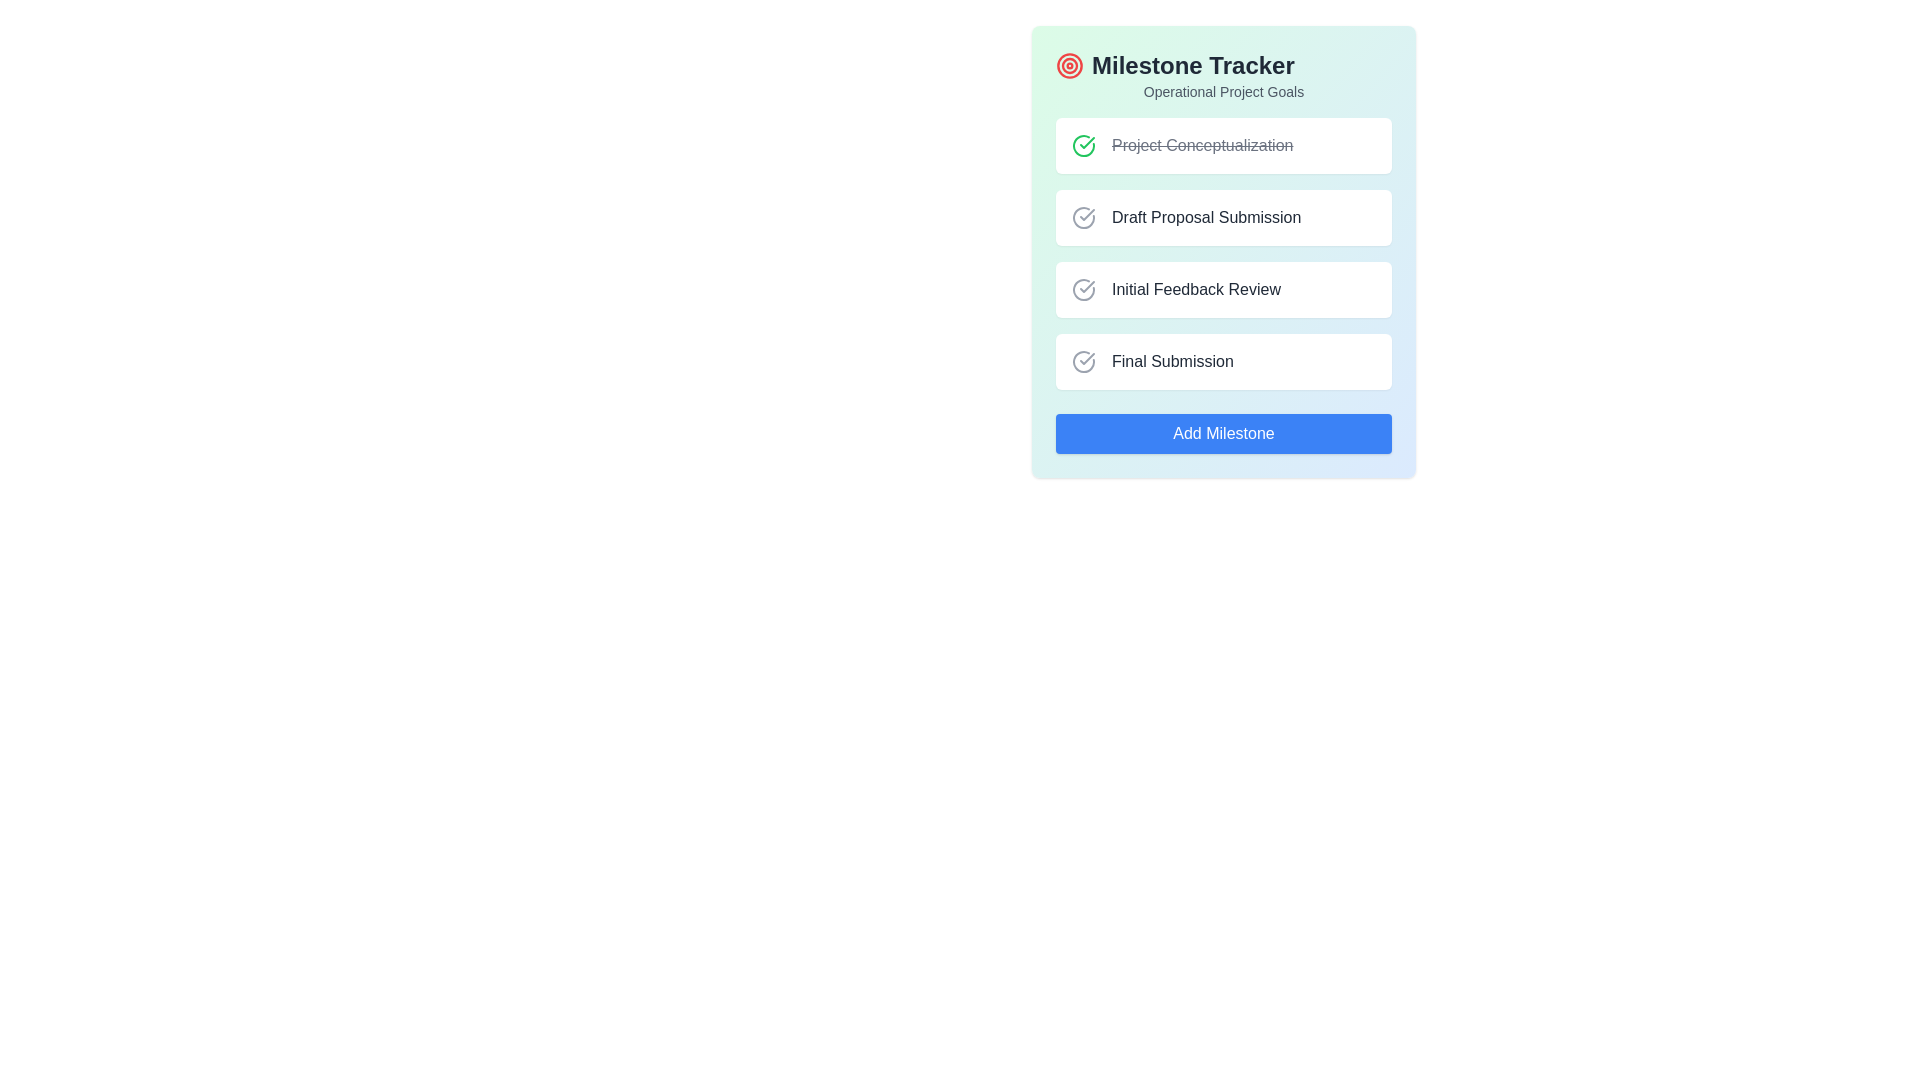 Image resolution: width=1920 pixels, height=1080 pixels. I want to click on the milestone icon associated with the 'Draft Proposal Submission' task, which signifies a specific status of the task in the milestone tracker, so click(1083, 218).